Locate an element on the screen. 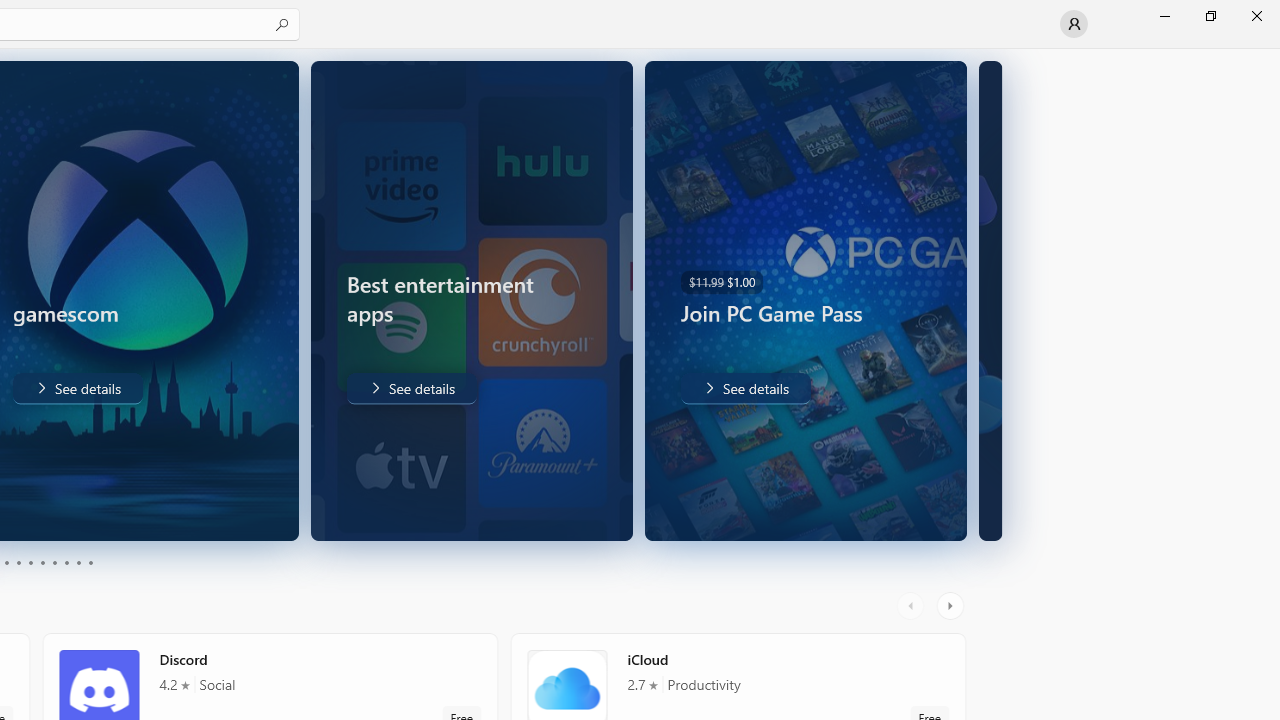  'Close Microsoft Store' is located at coordinates (1255, 15).